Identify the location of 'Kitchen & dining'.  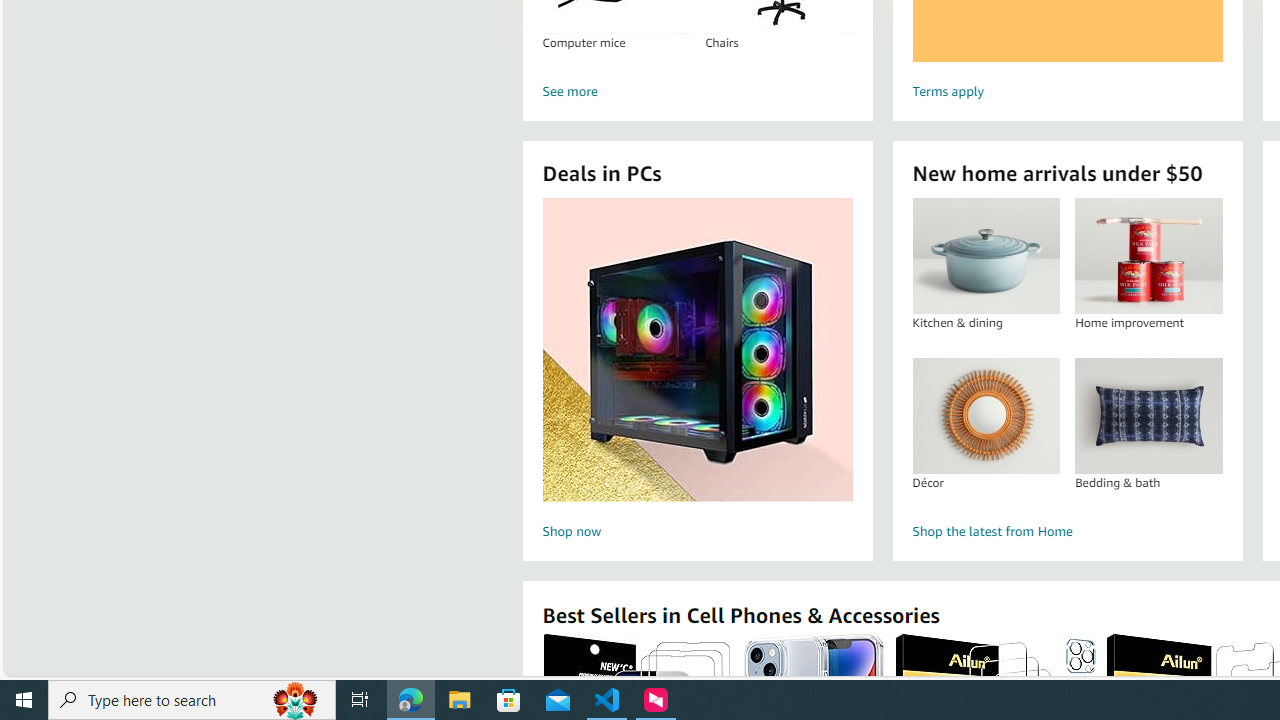
(986, 255).